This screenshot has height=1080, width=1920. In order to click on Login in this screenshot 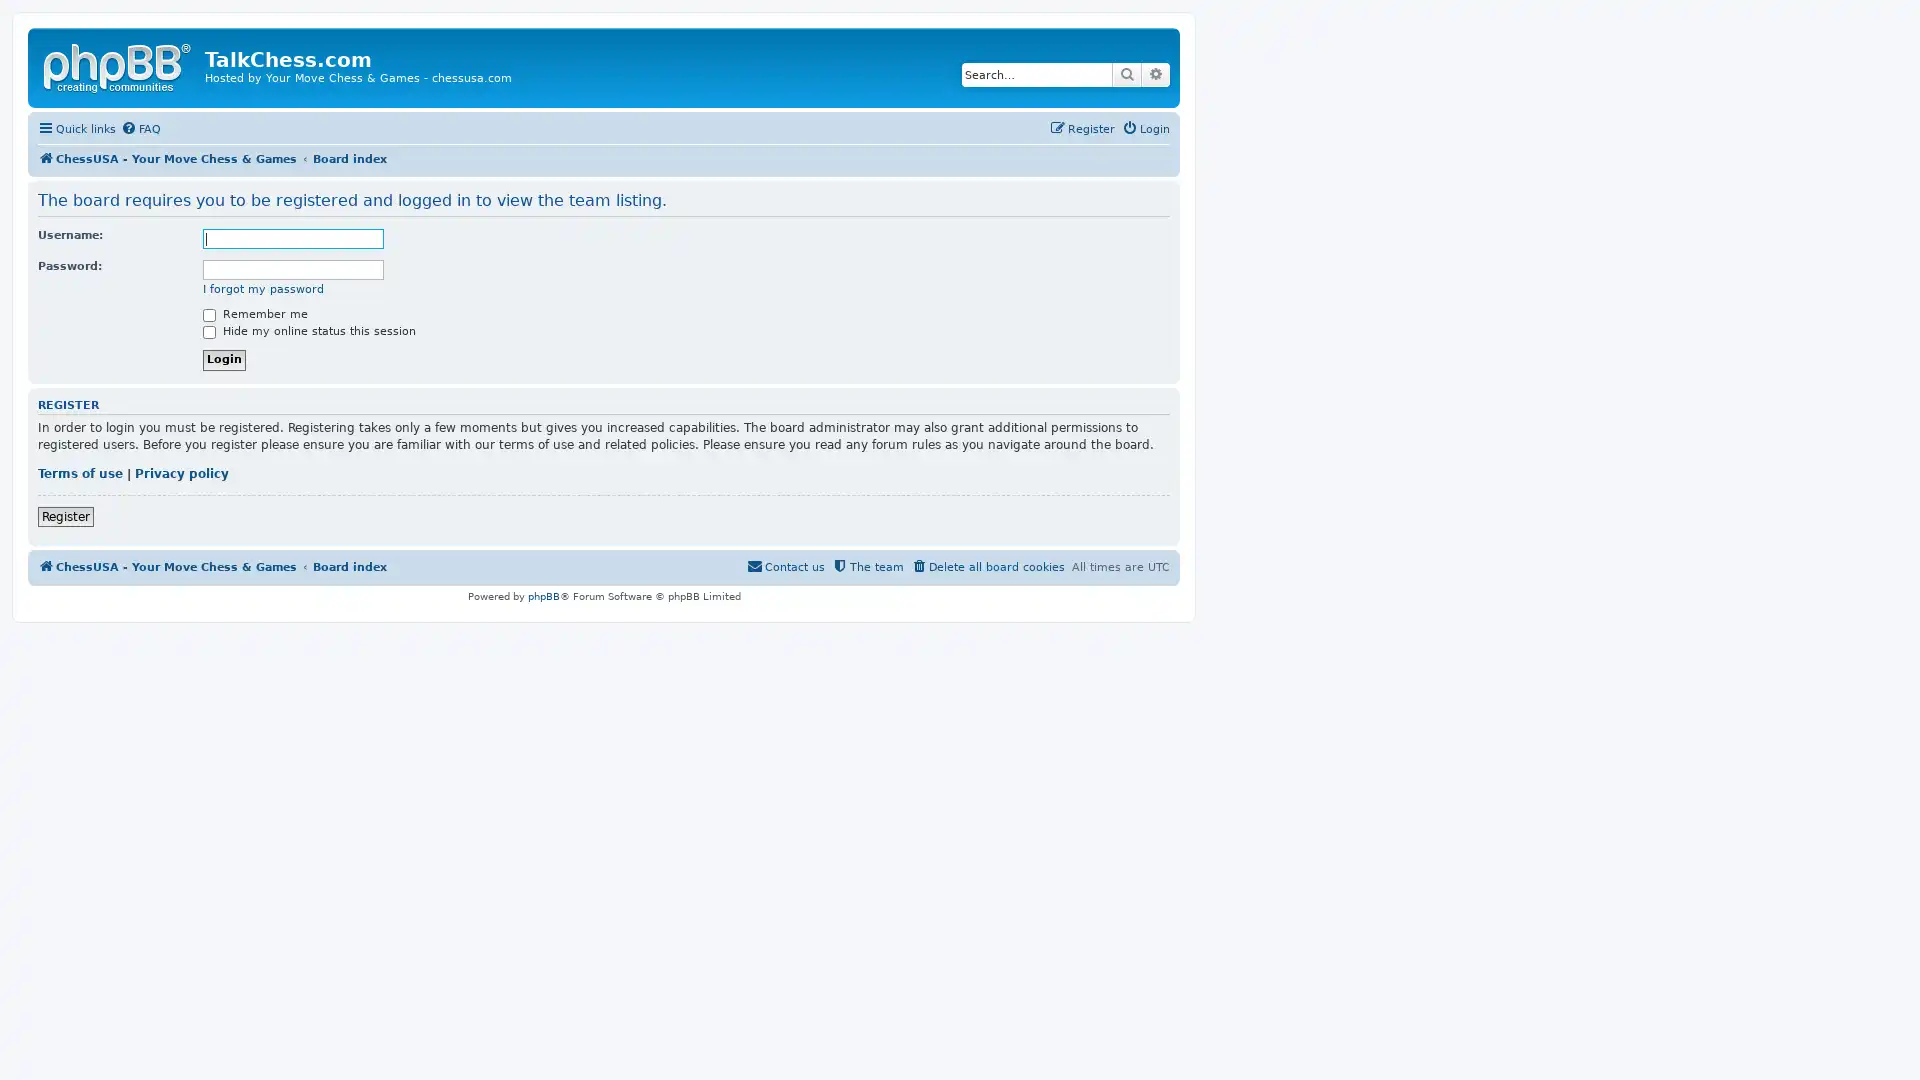, I will do `click(224, 358)`.